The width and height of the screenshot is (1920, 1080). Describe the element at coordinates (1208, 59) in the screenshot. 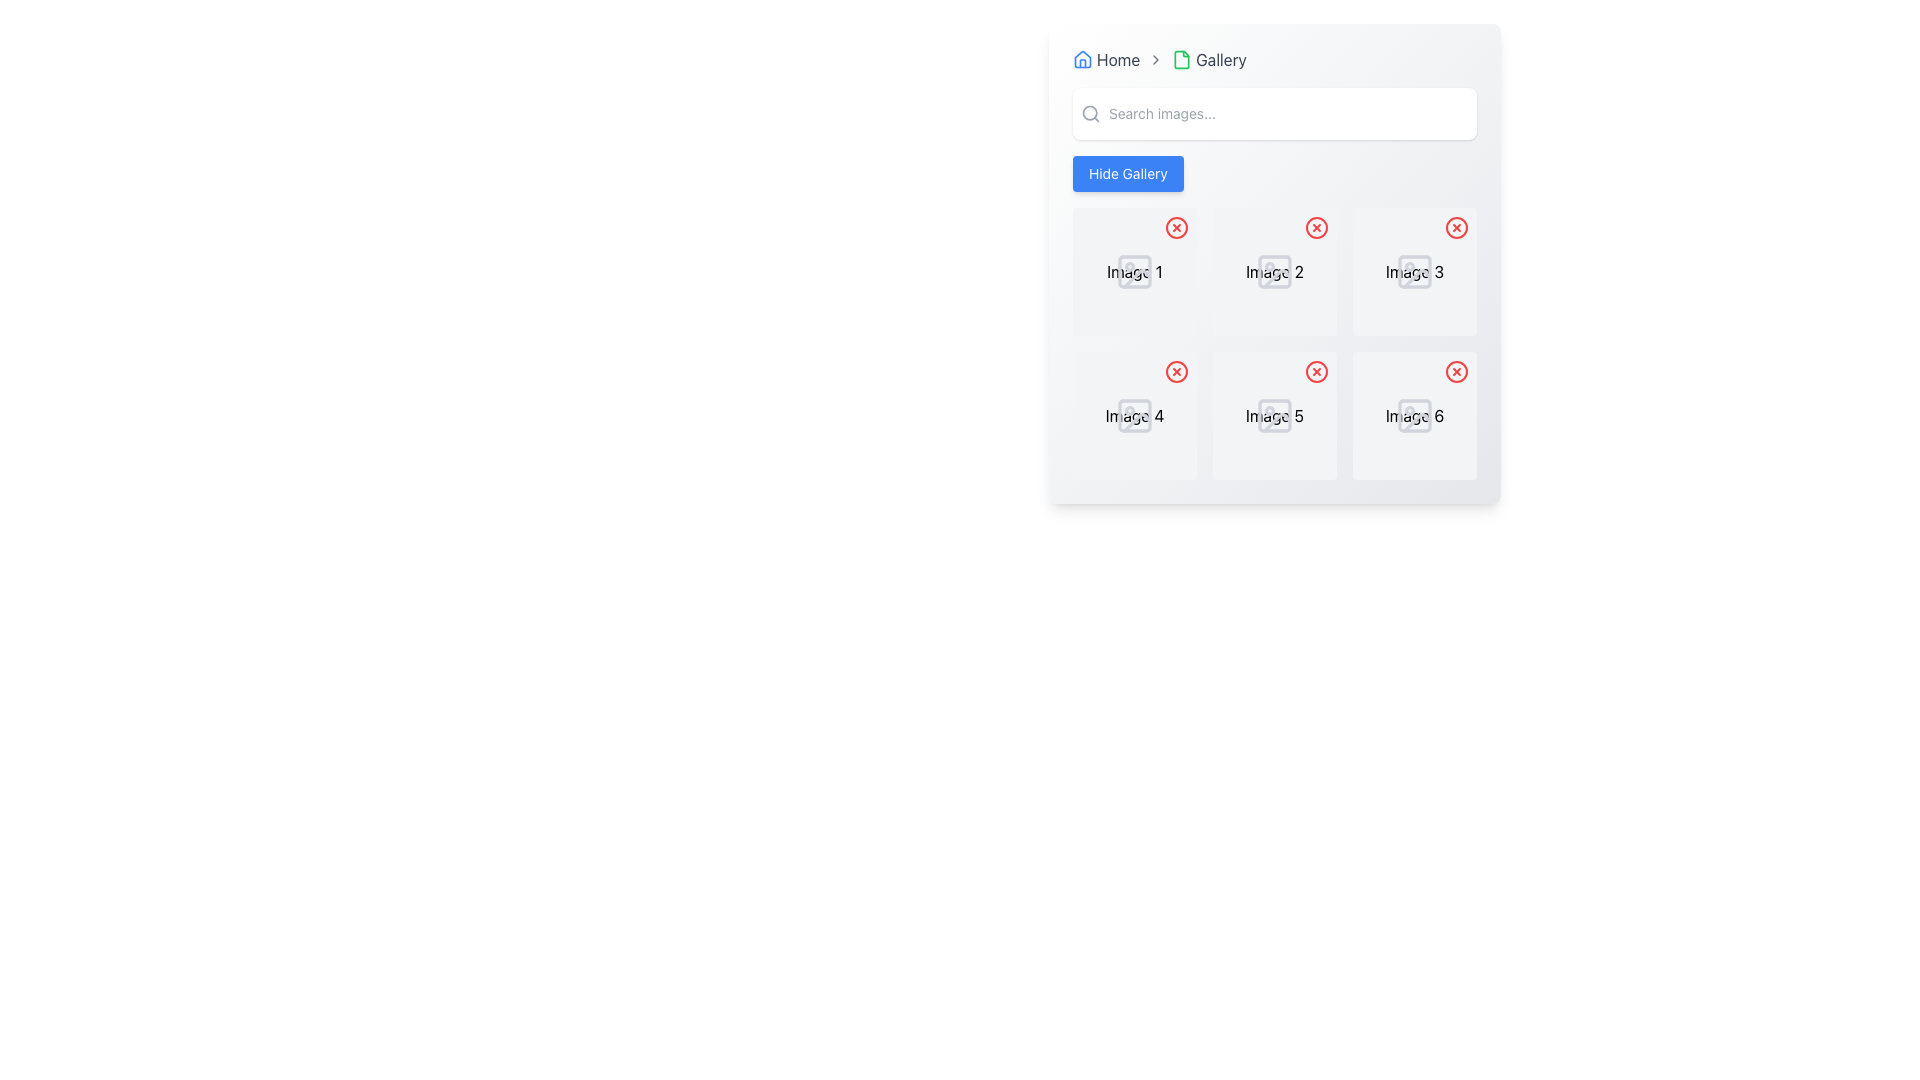

I see `the 'Gallery' navigation link, which consists of a document icon with a green border and the text label 'Gallery' in black, located in the top navigation bar as the second item after 'Home'` at that location.